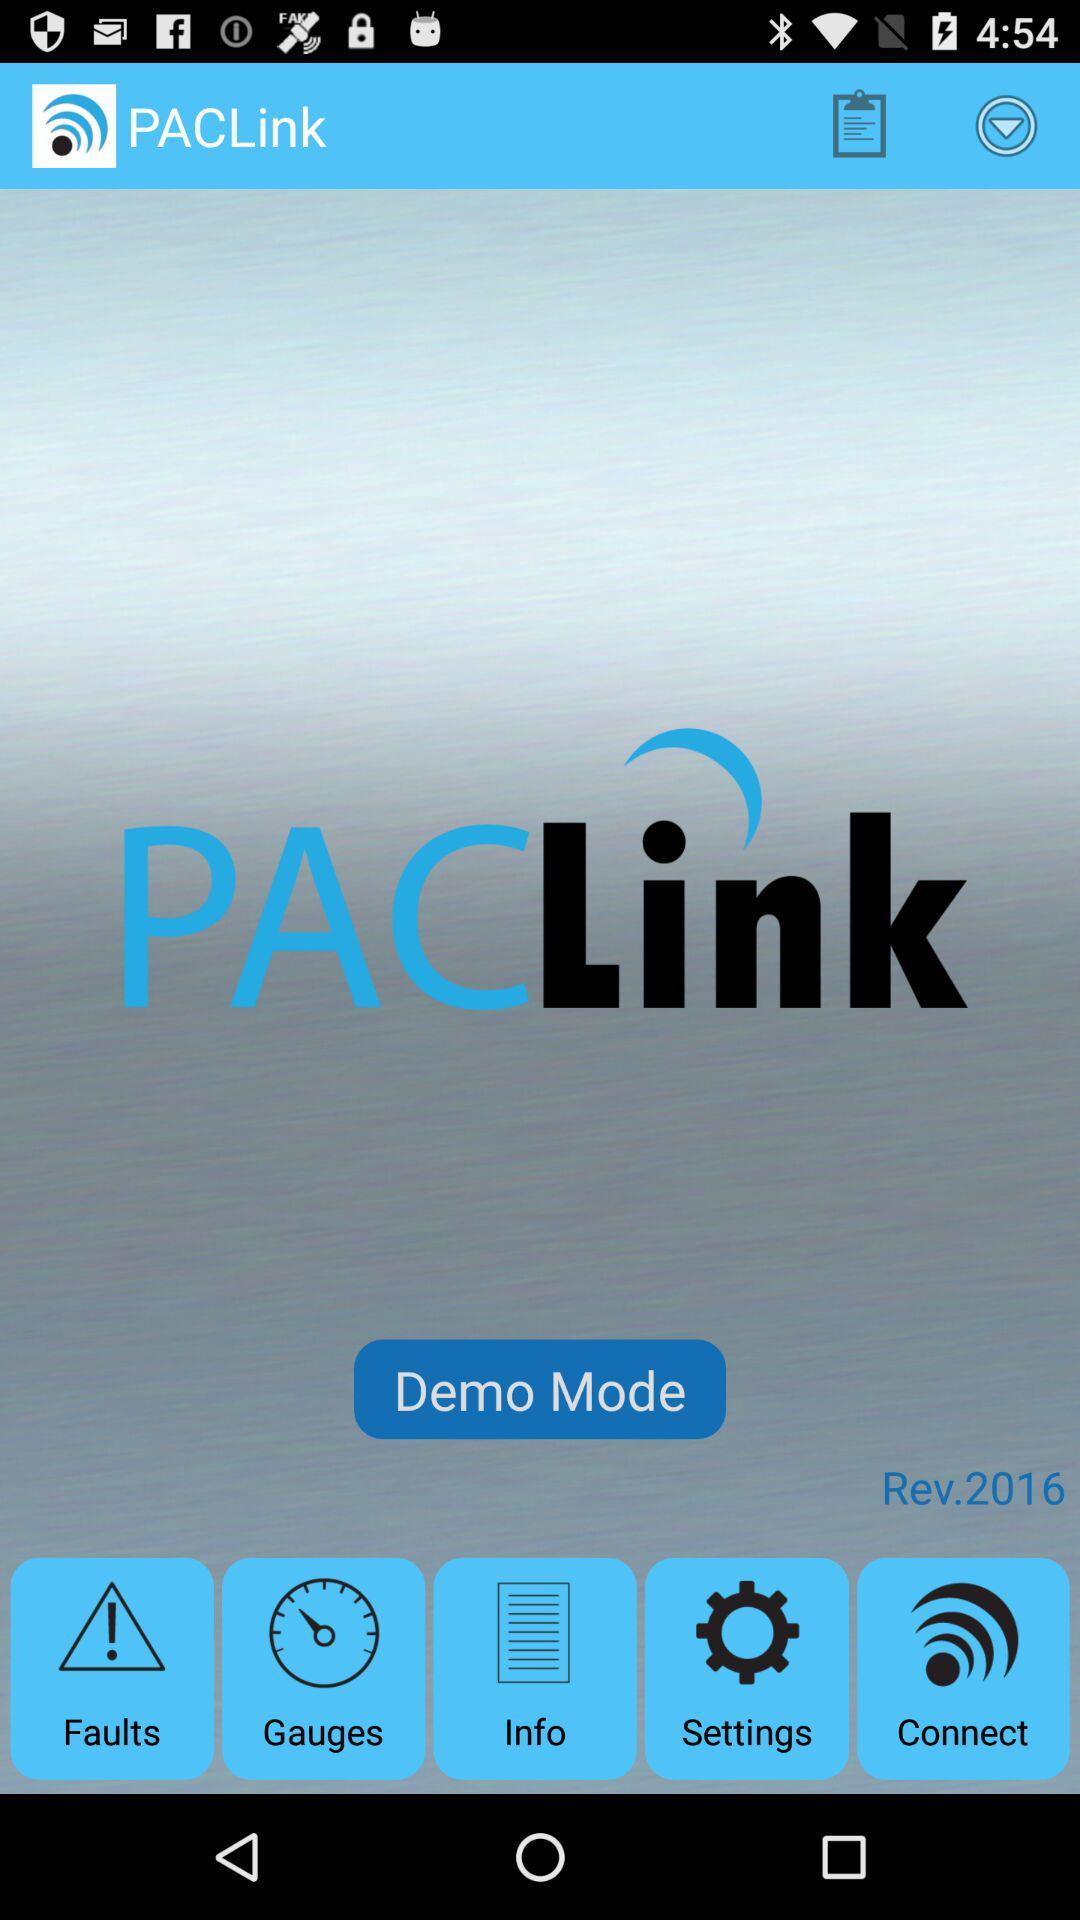 This screenshot has width=1080, height=1920. I want to click on info button, so click(534, 1668).